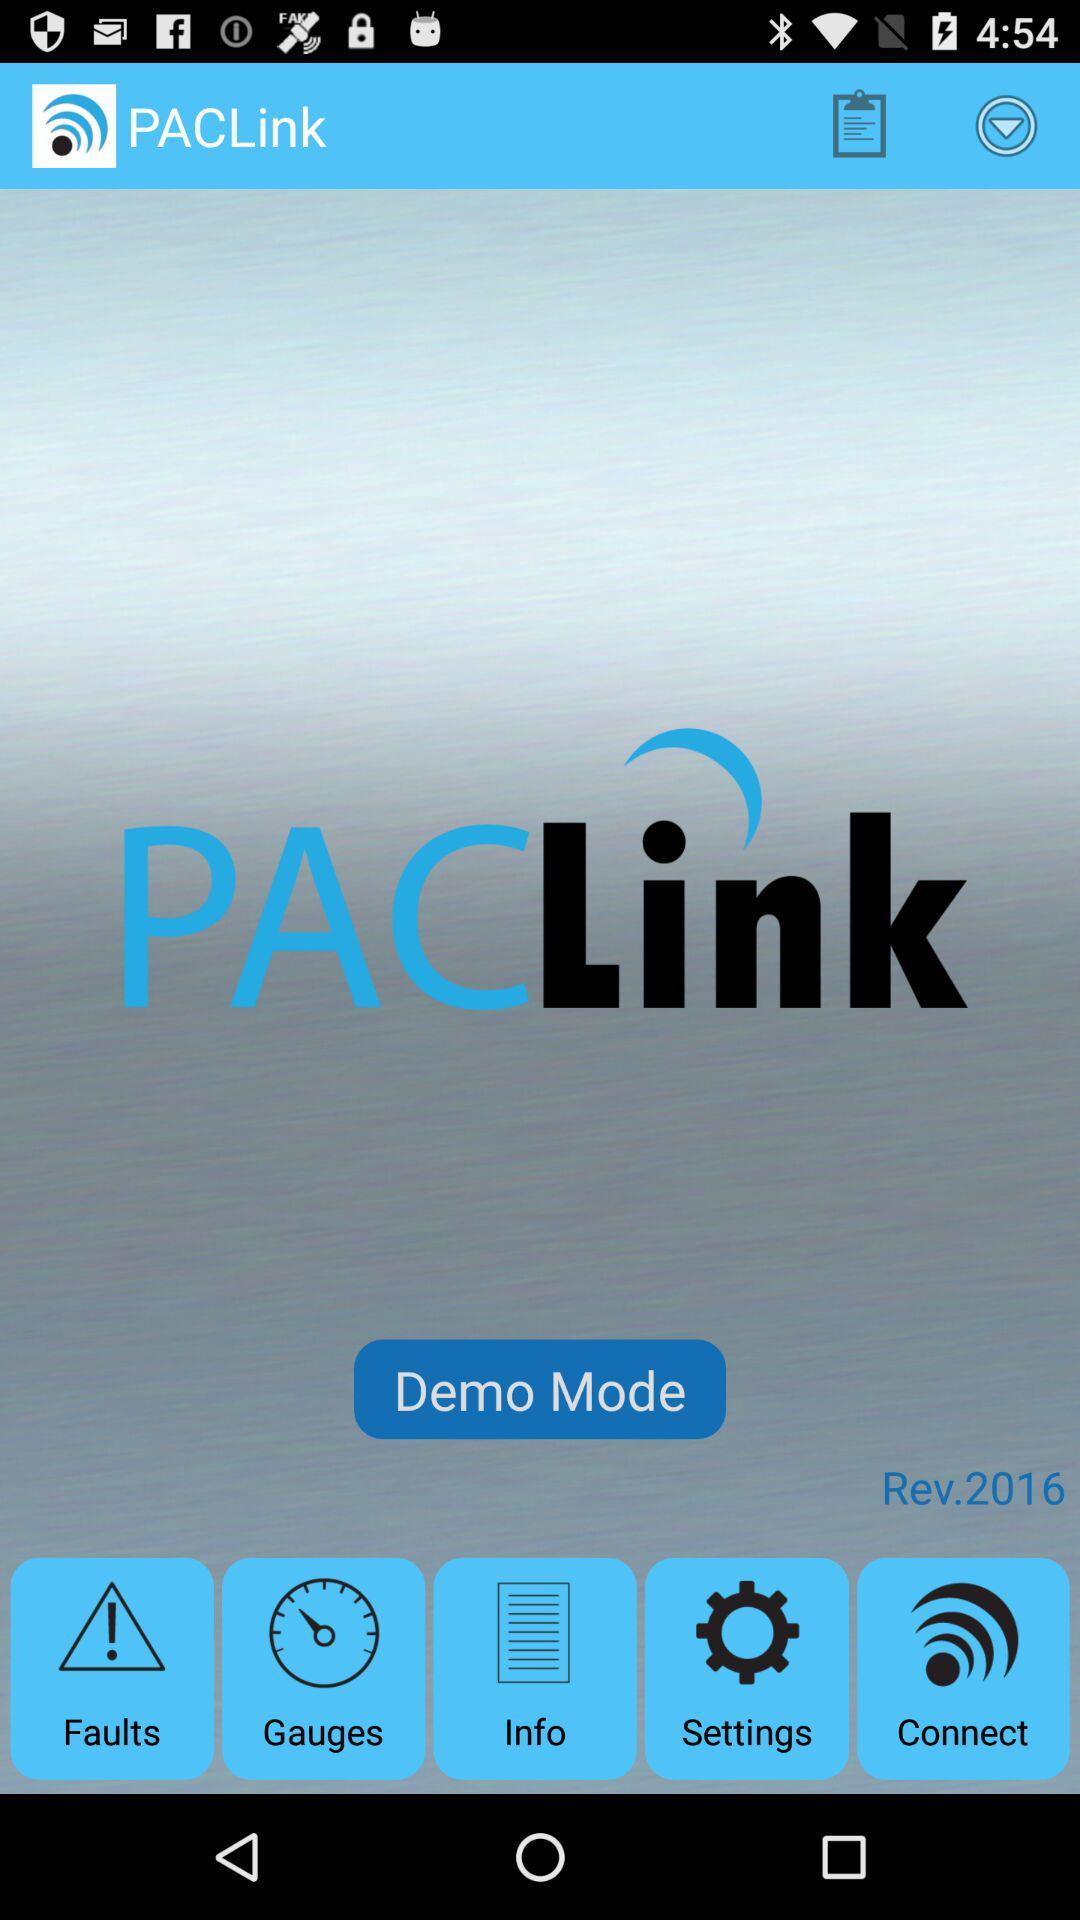 This screenshot has width=1080, height=1920. I want to click on info button, so click(534, 1668).